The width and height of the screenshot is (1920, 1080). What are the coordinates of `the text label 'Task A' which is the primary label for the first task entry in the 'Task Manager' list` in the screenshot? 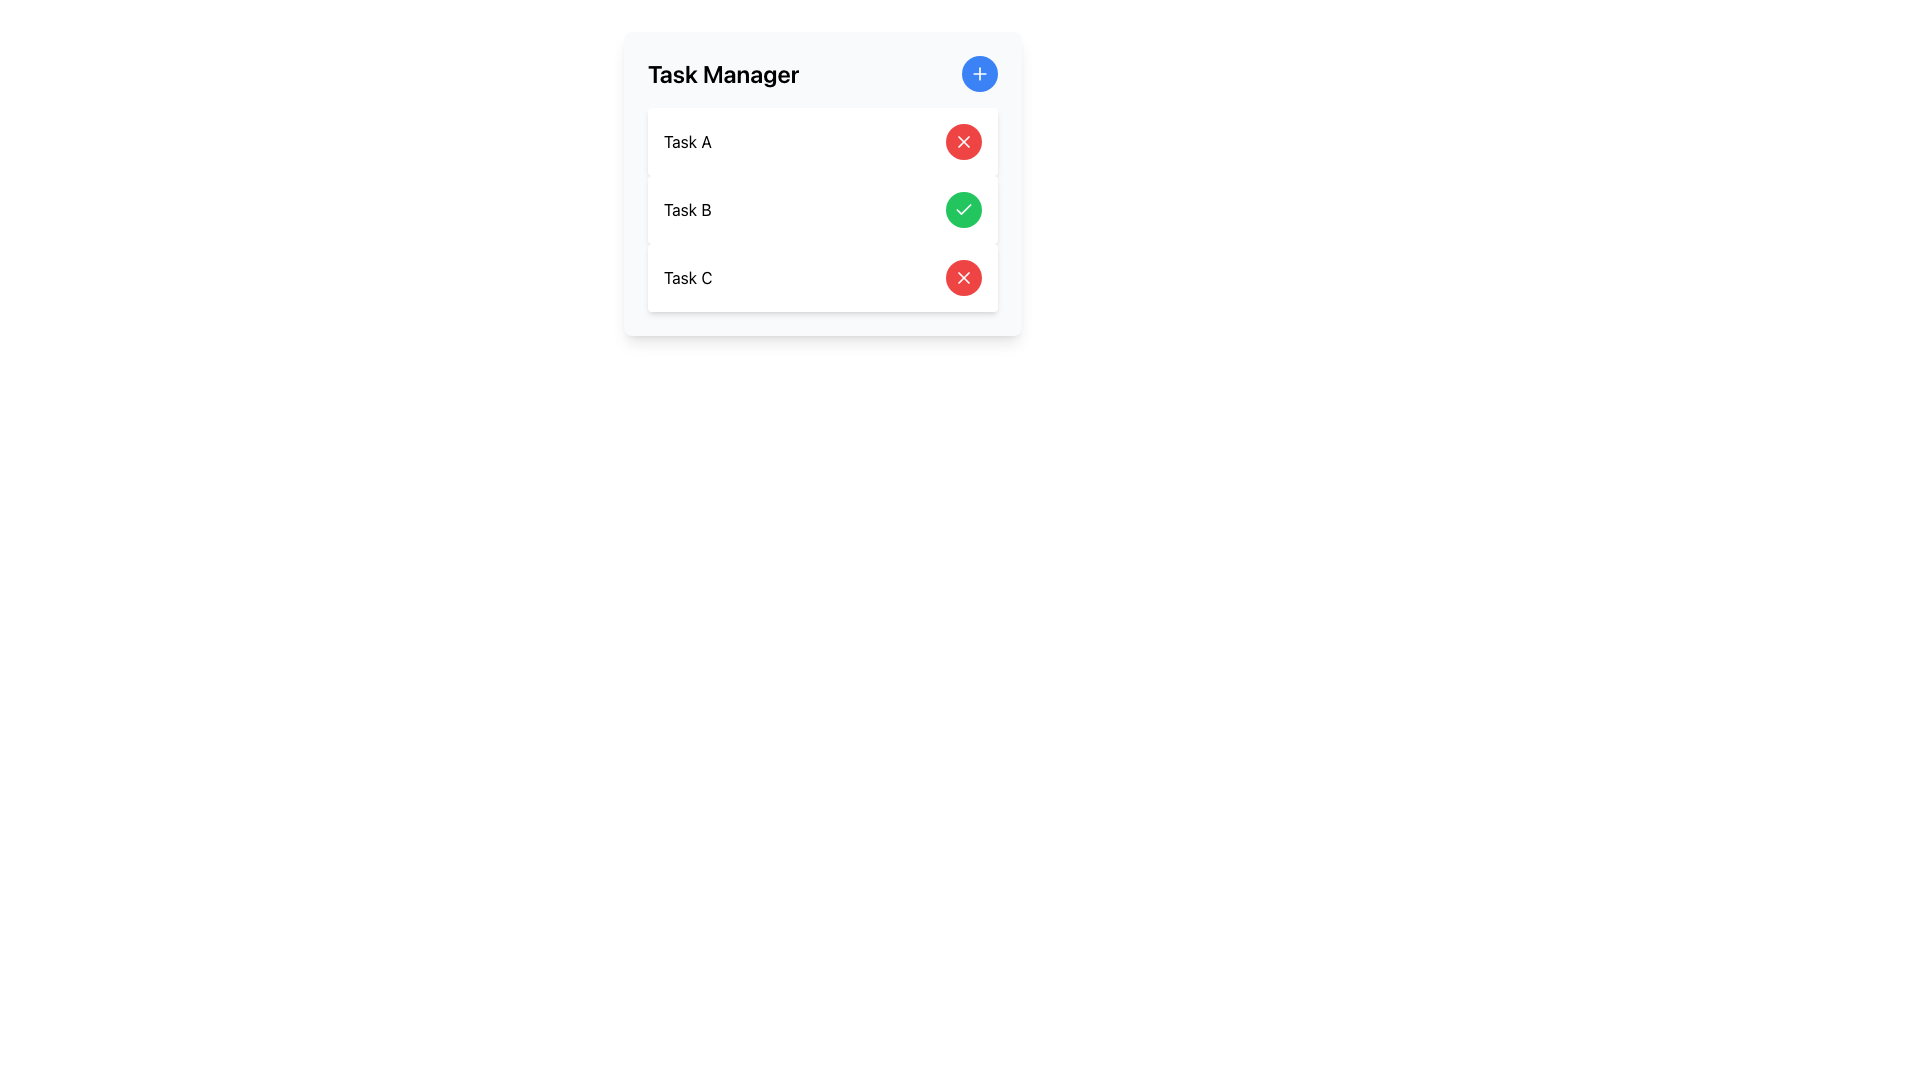 It's located at (687, 141).